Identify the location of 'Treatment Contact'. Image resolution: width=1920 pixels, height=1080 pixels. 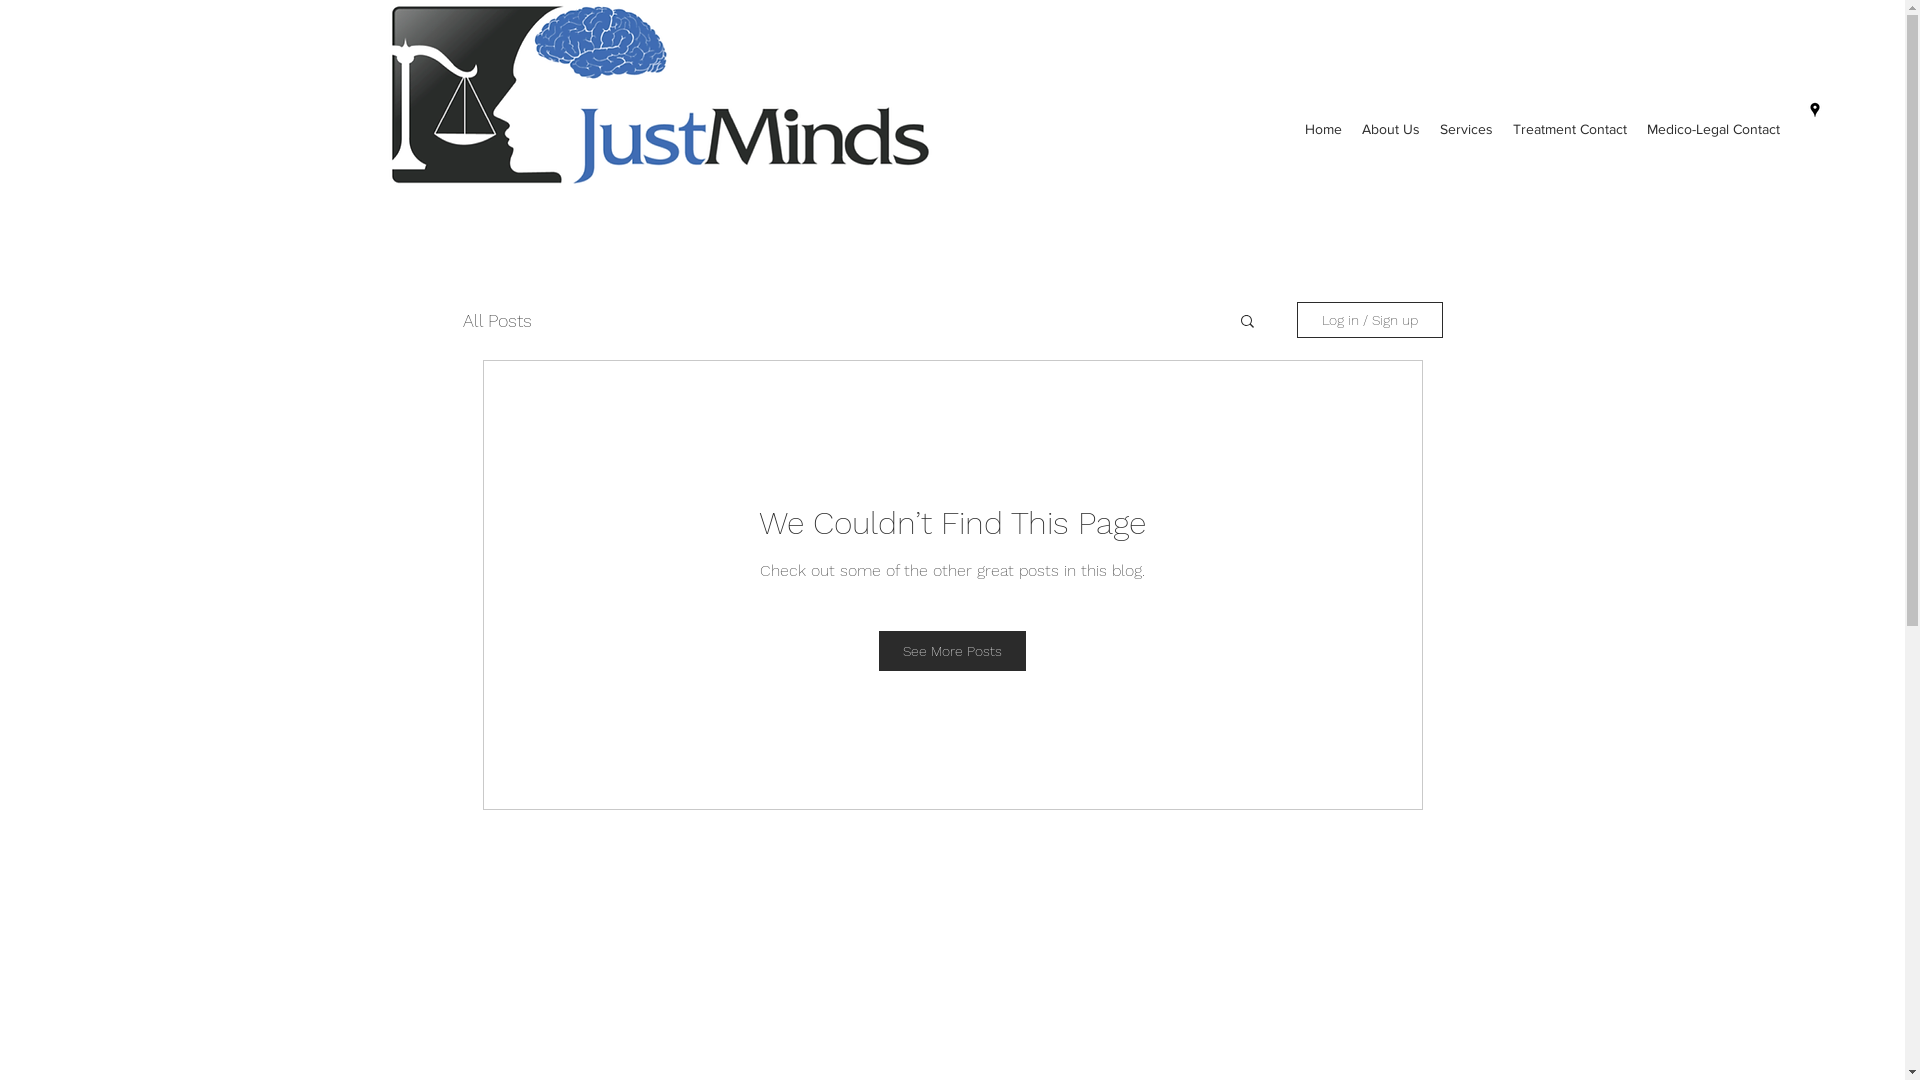
(1502, 129).